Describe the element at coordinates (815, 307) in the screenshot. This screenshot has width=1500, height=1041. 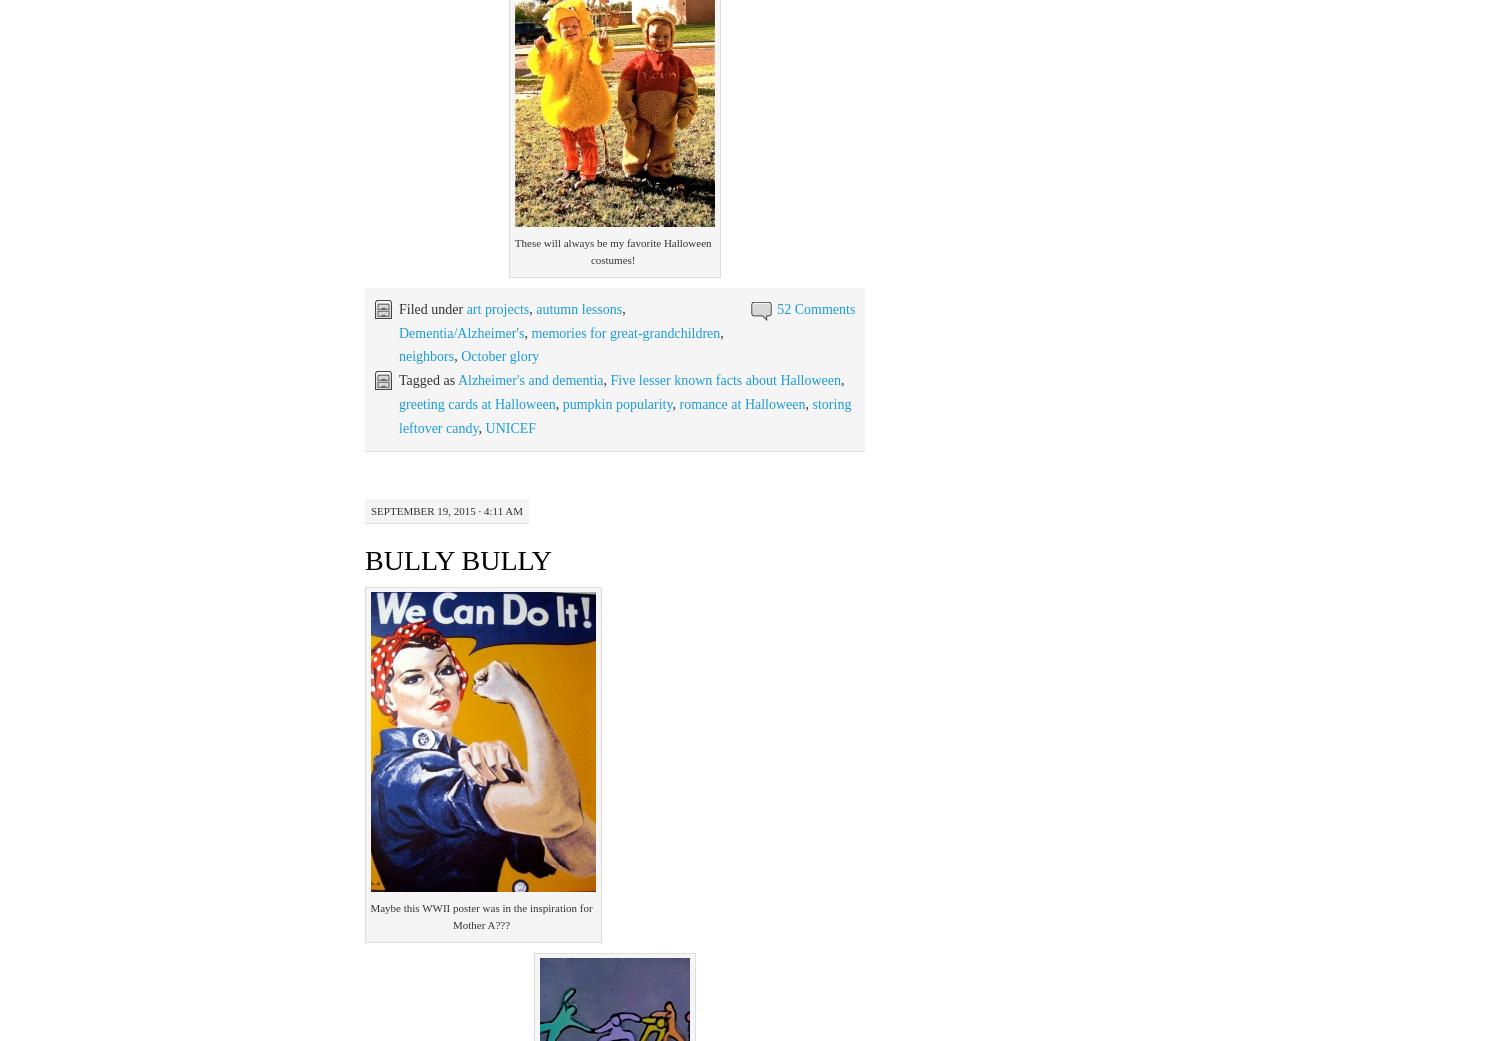
I see `'52 Comments'` at that location.